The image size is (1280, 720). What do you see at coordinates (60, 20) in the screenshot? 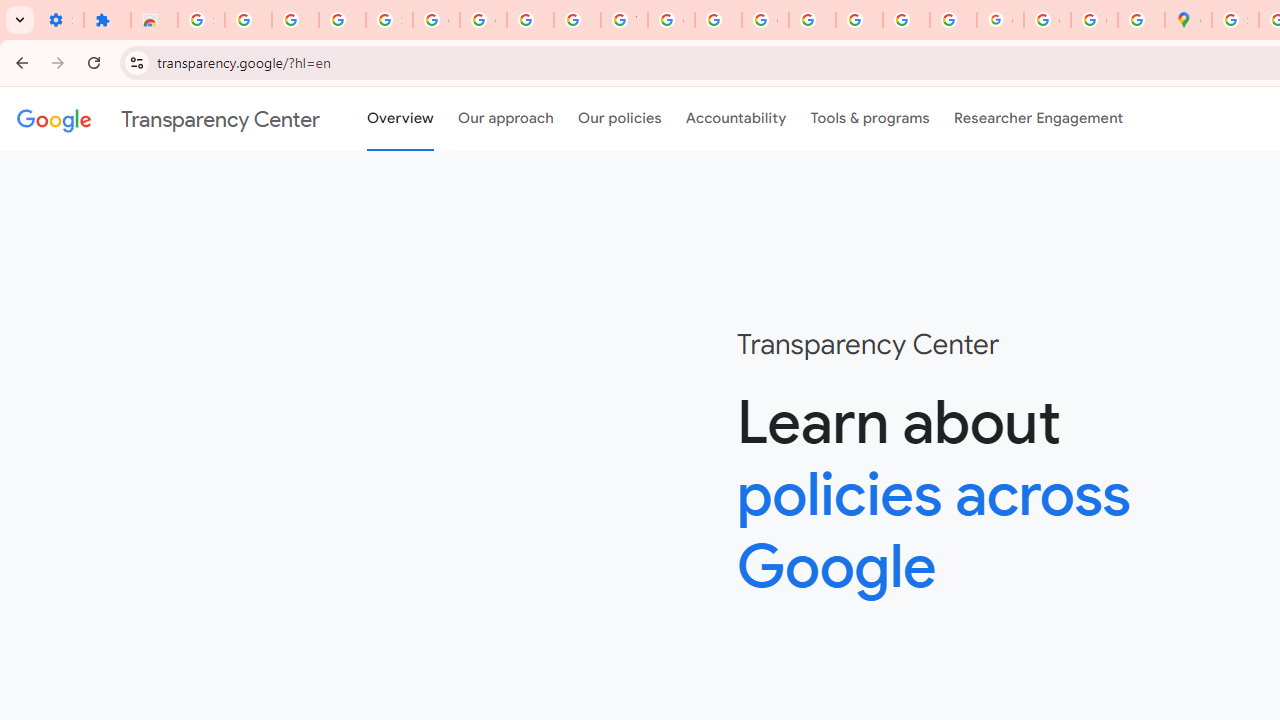
I see `'Settings - On startup'` at bounding box center [60, 20].